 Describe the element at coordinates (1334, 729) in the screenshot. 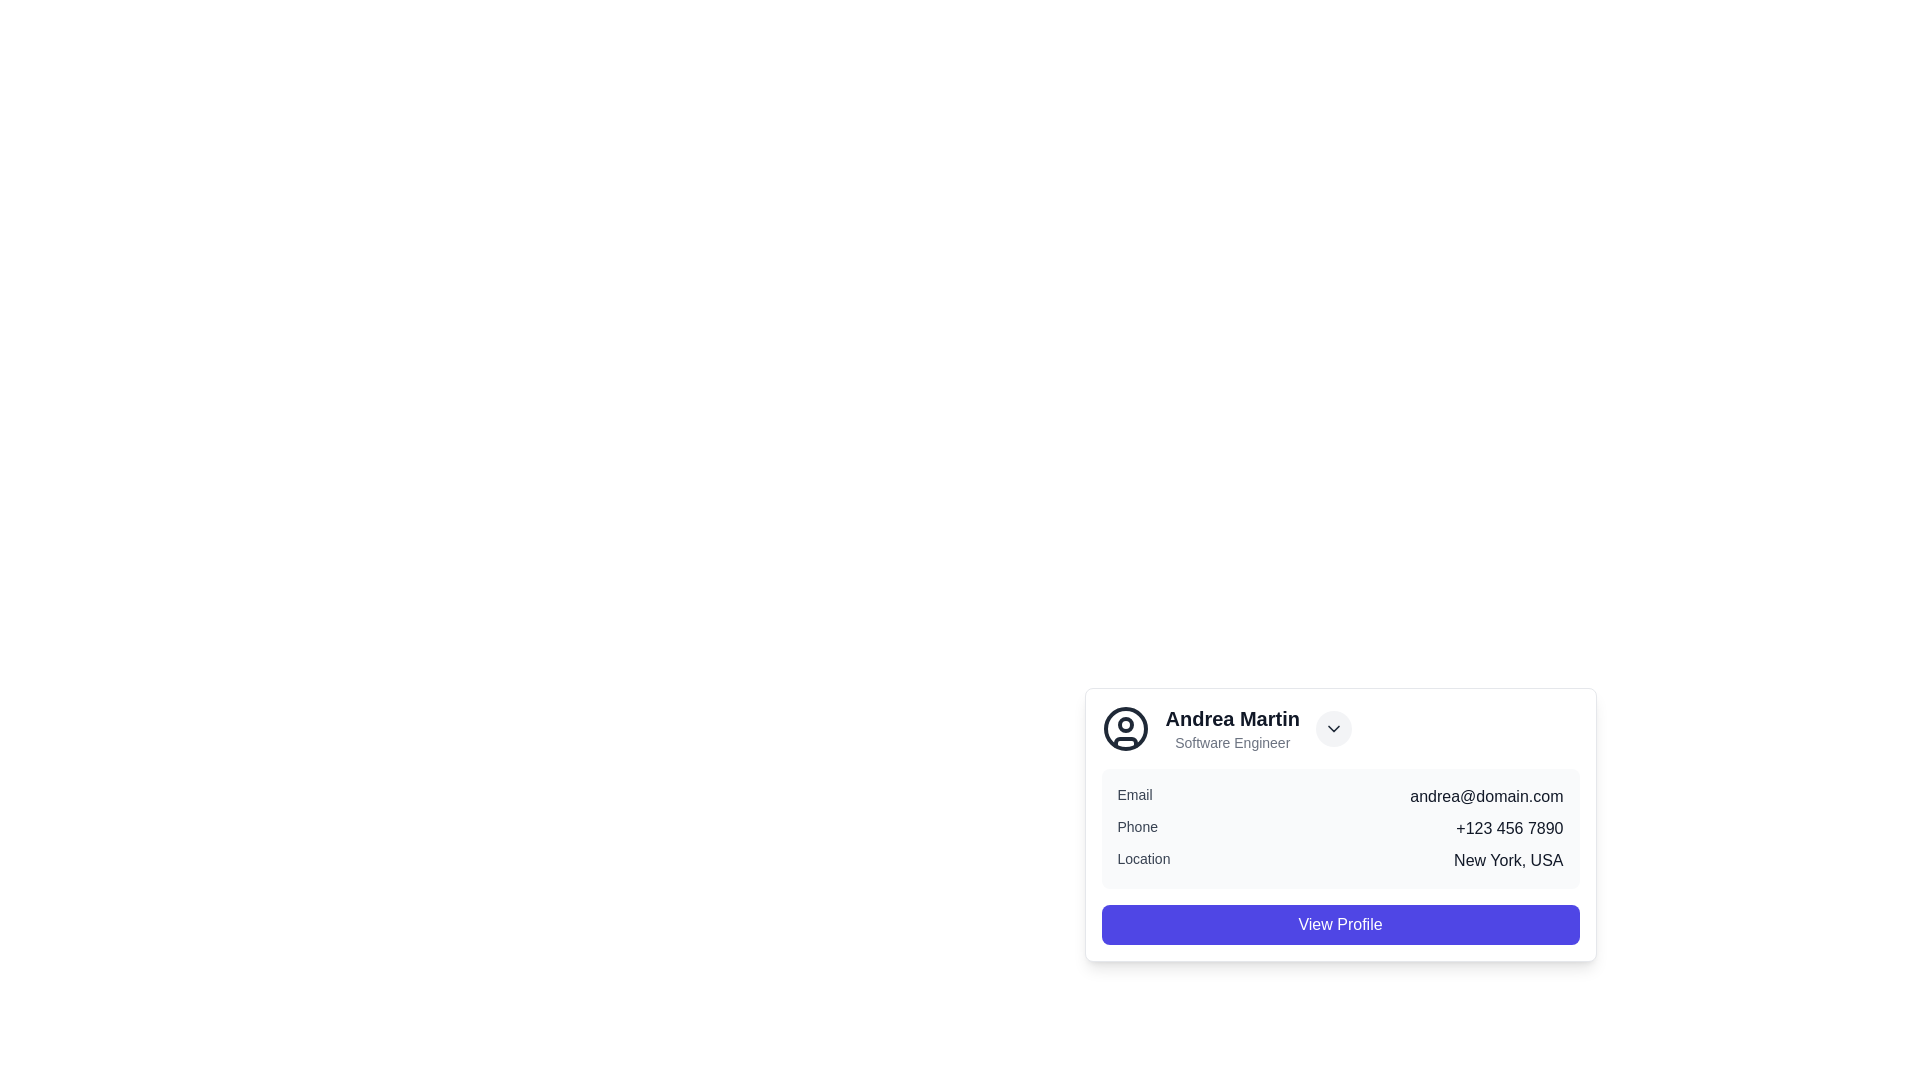

I see `the circular button with a light gray background and a downward-facing chevron icon, located to the right of 'Andrea Martin' and 'Software Engineer'` at that location.